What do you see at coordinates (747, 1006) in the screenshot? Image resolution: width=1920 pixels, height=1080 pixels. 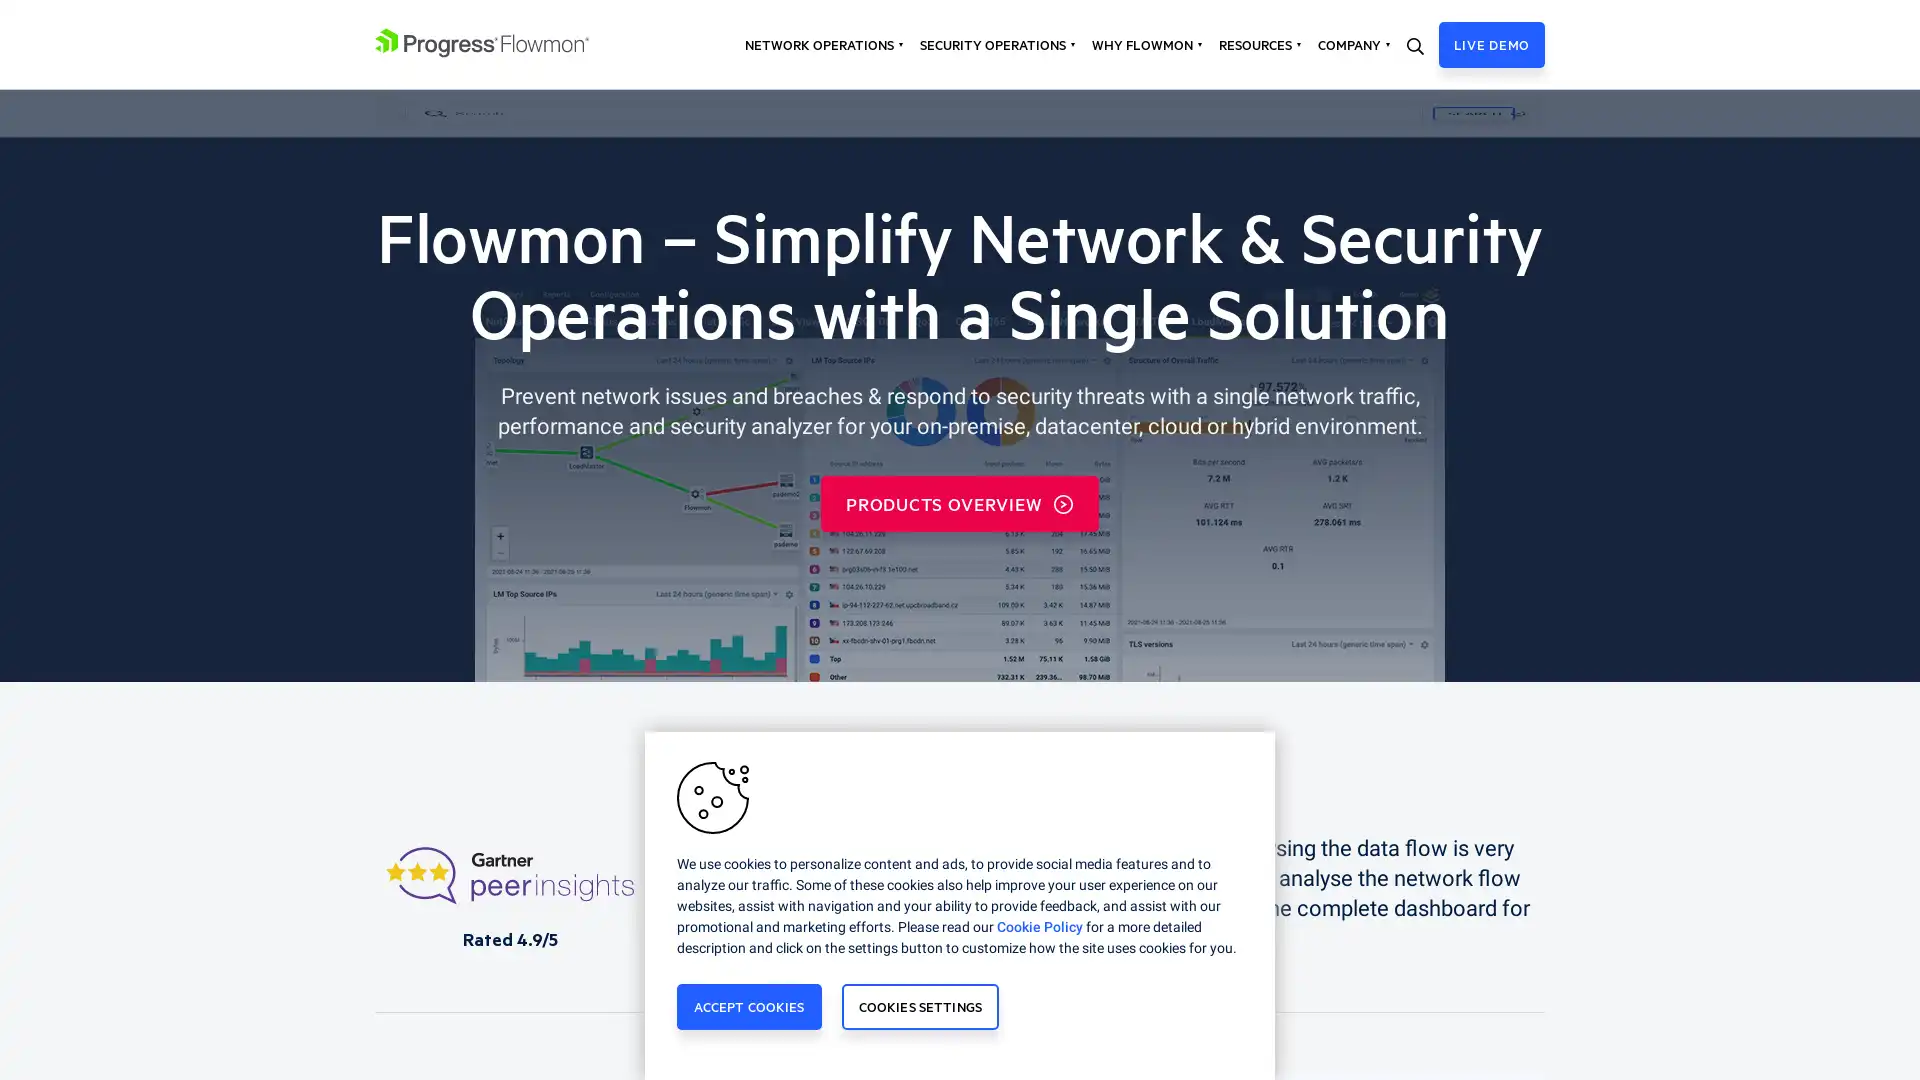 I see `ACCEPT COOKIES` at bounding box center [747, 1006].